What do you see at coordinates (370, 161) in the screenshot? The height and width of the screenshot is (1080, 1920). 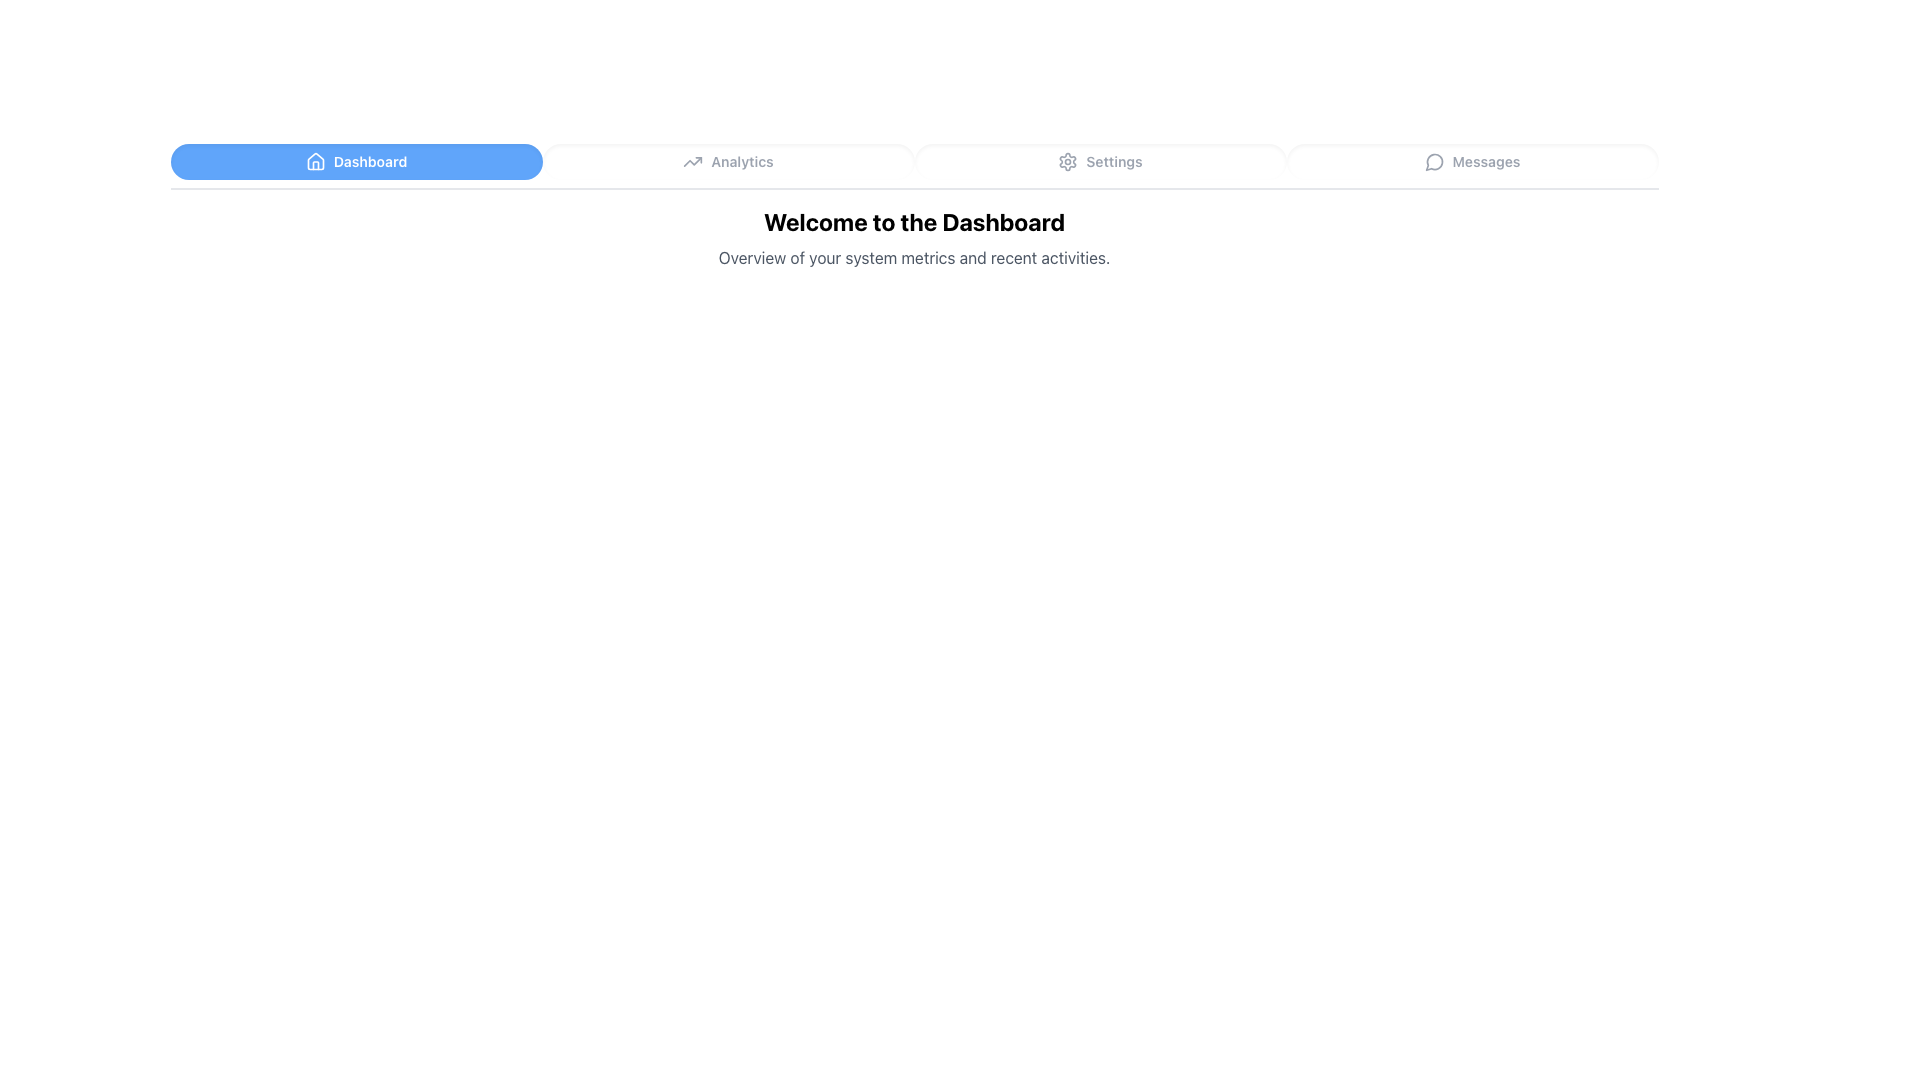 I see `the 'Dashboard' text label` at bounding box center [370, 161].